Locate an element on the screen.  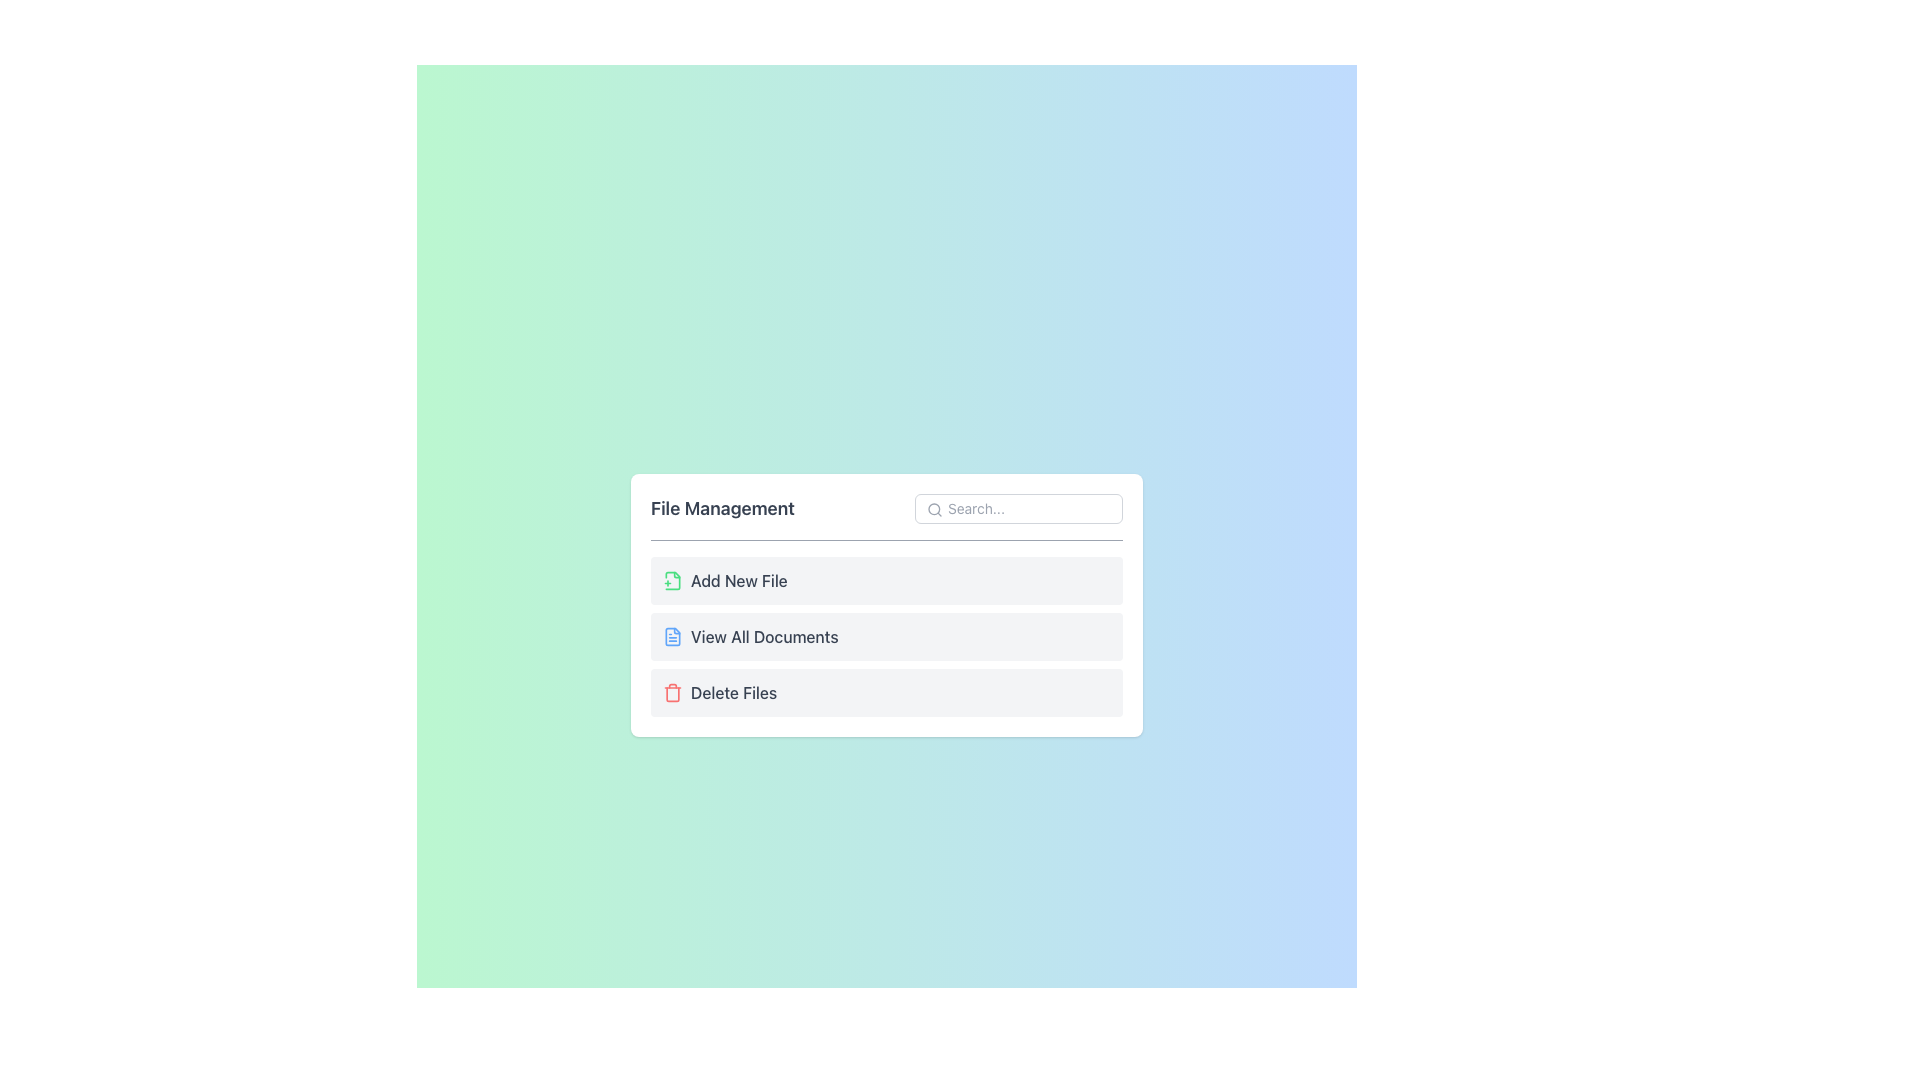
the icon that visually complements the 'View All Documents' label, located to the left of the text in a vertical list is located at coordinates (672, 636).